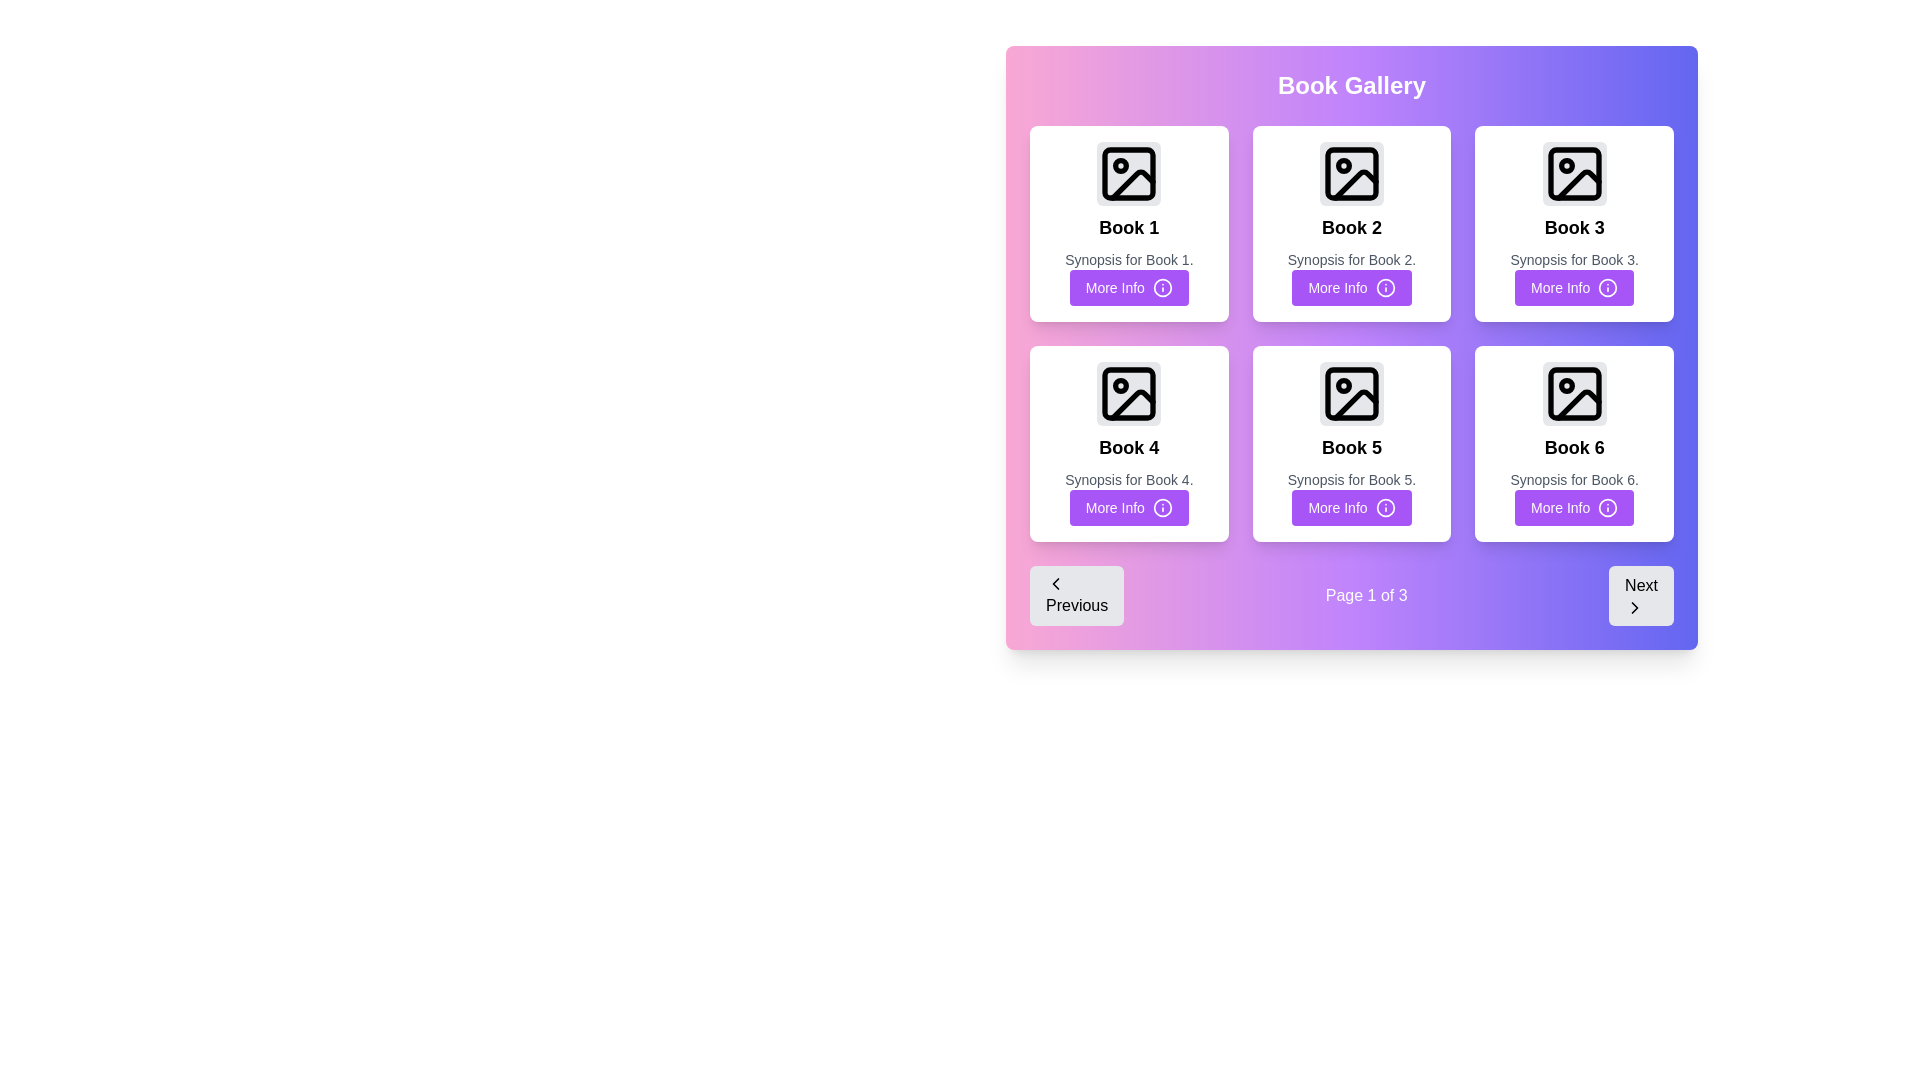 Image resolution: width=1920 pixels, height=1080 pixels. What do you see at coordinates (1162, 507) in the screenshot?
I see `the Circular SVG element adjacent to the 'More Info' button for Book 4 in the second row of the book gallery grid` at bounding box center [1162, 507].